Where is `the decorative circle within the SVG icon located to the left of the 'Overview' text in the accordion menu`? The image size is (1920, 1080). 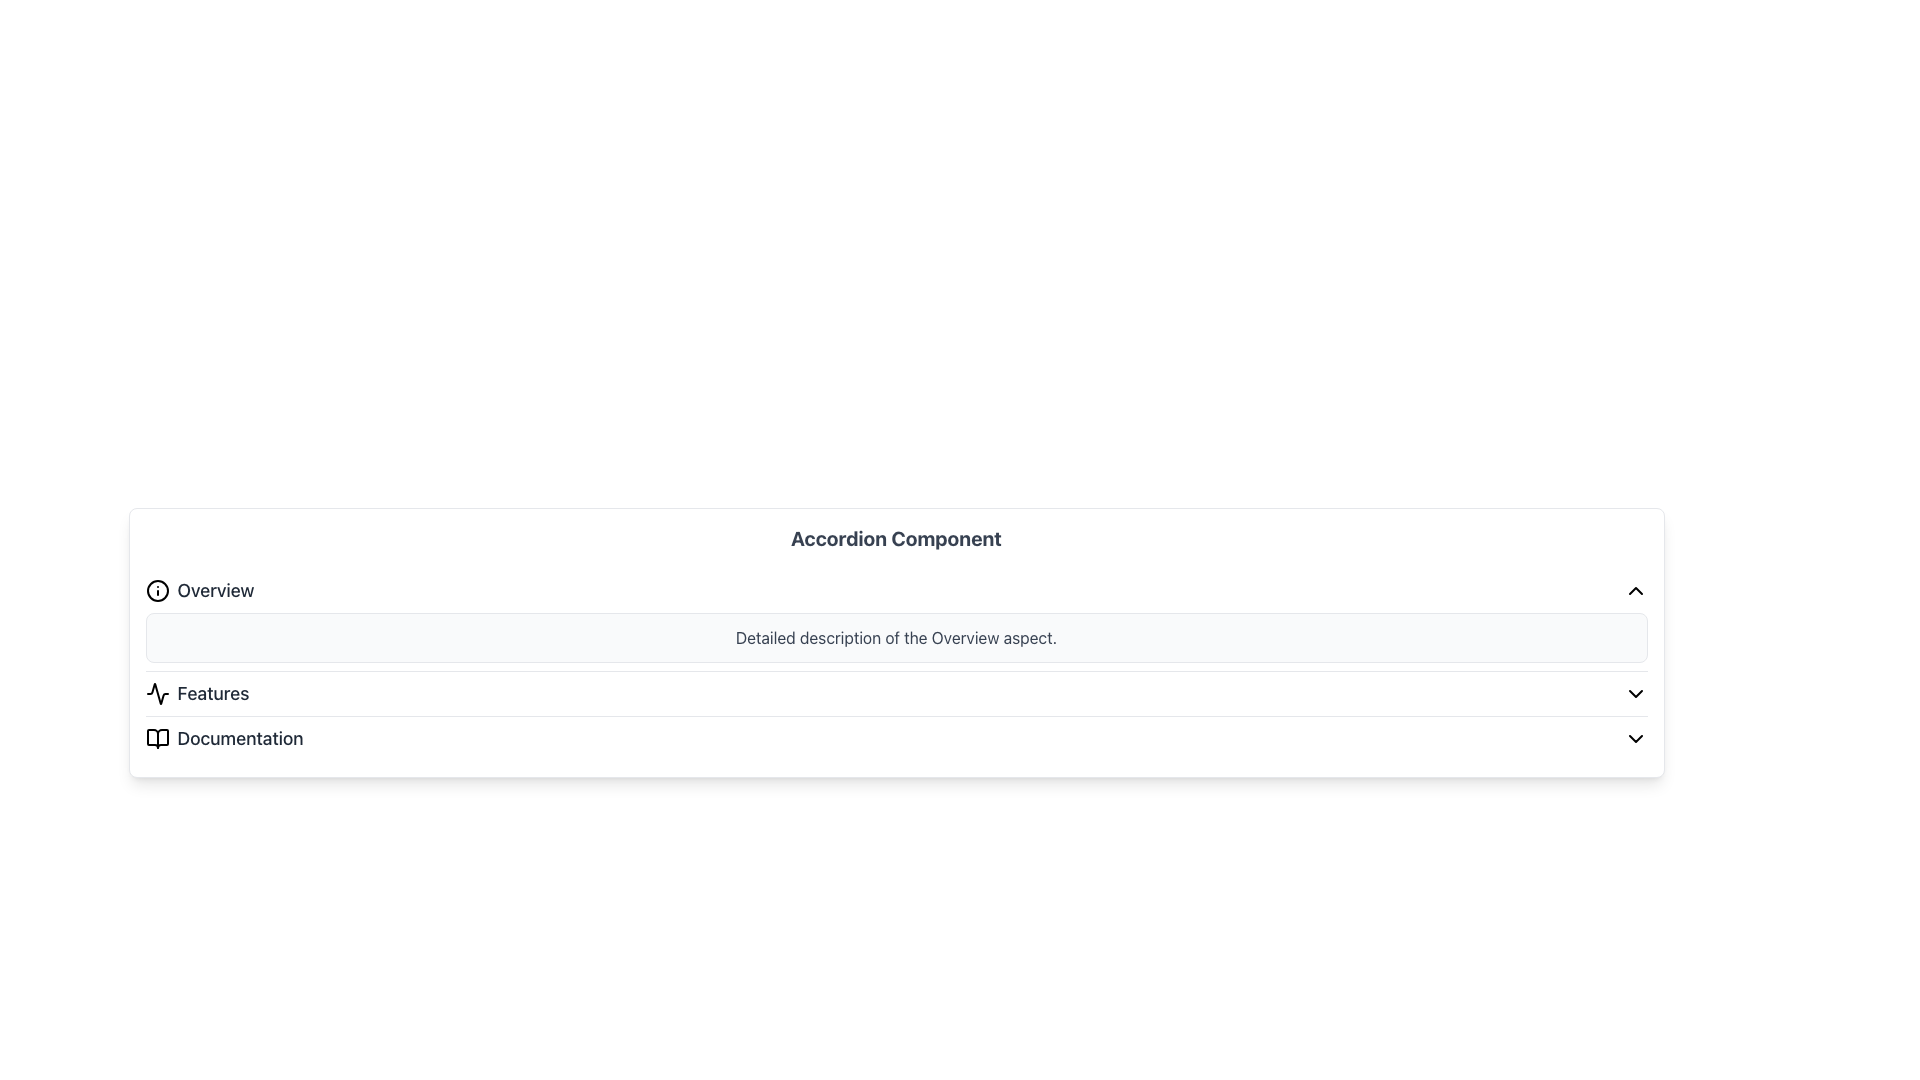 the decorative circle within the SVG icon located to the left of the 'Overview' text in the accordion menu is located at coordinates (156, 589).